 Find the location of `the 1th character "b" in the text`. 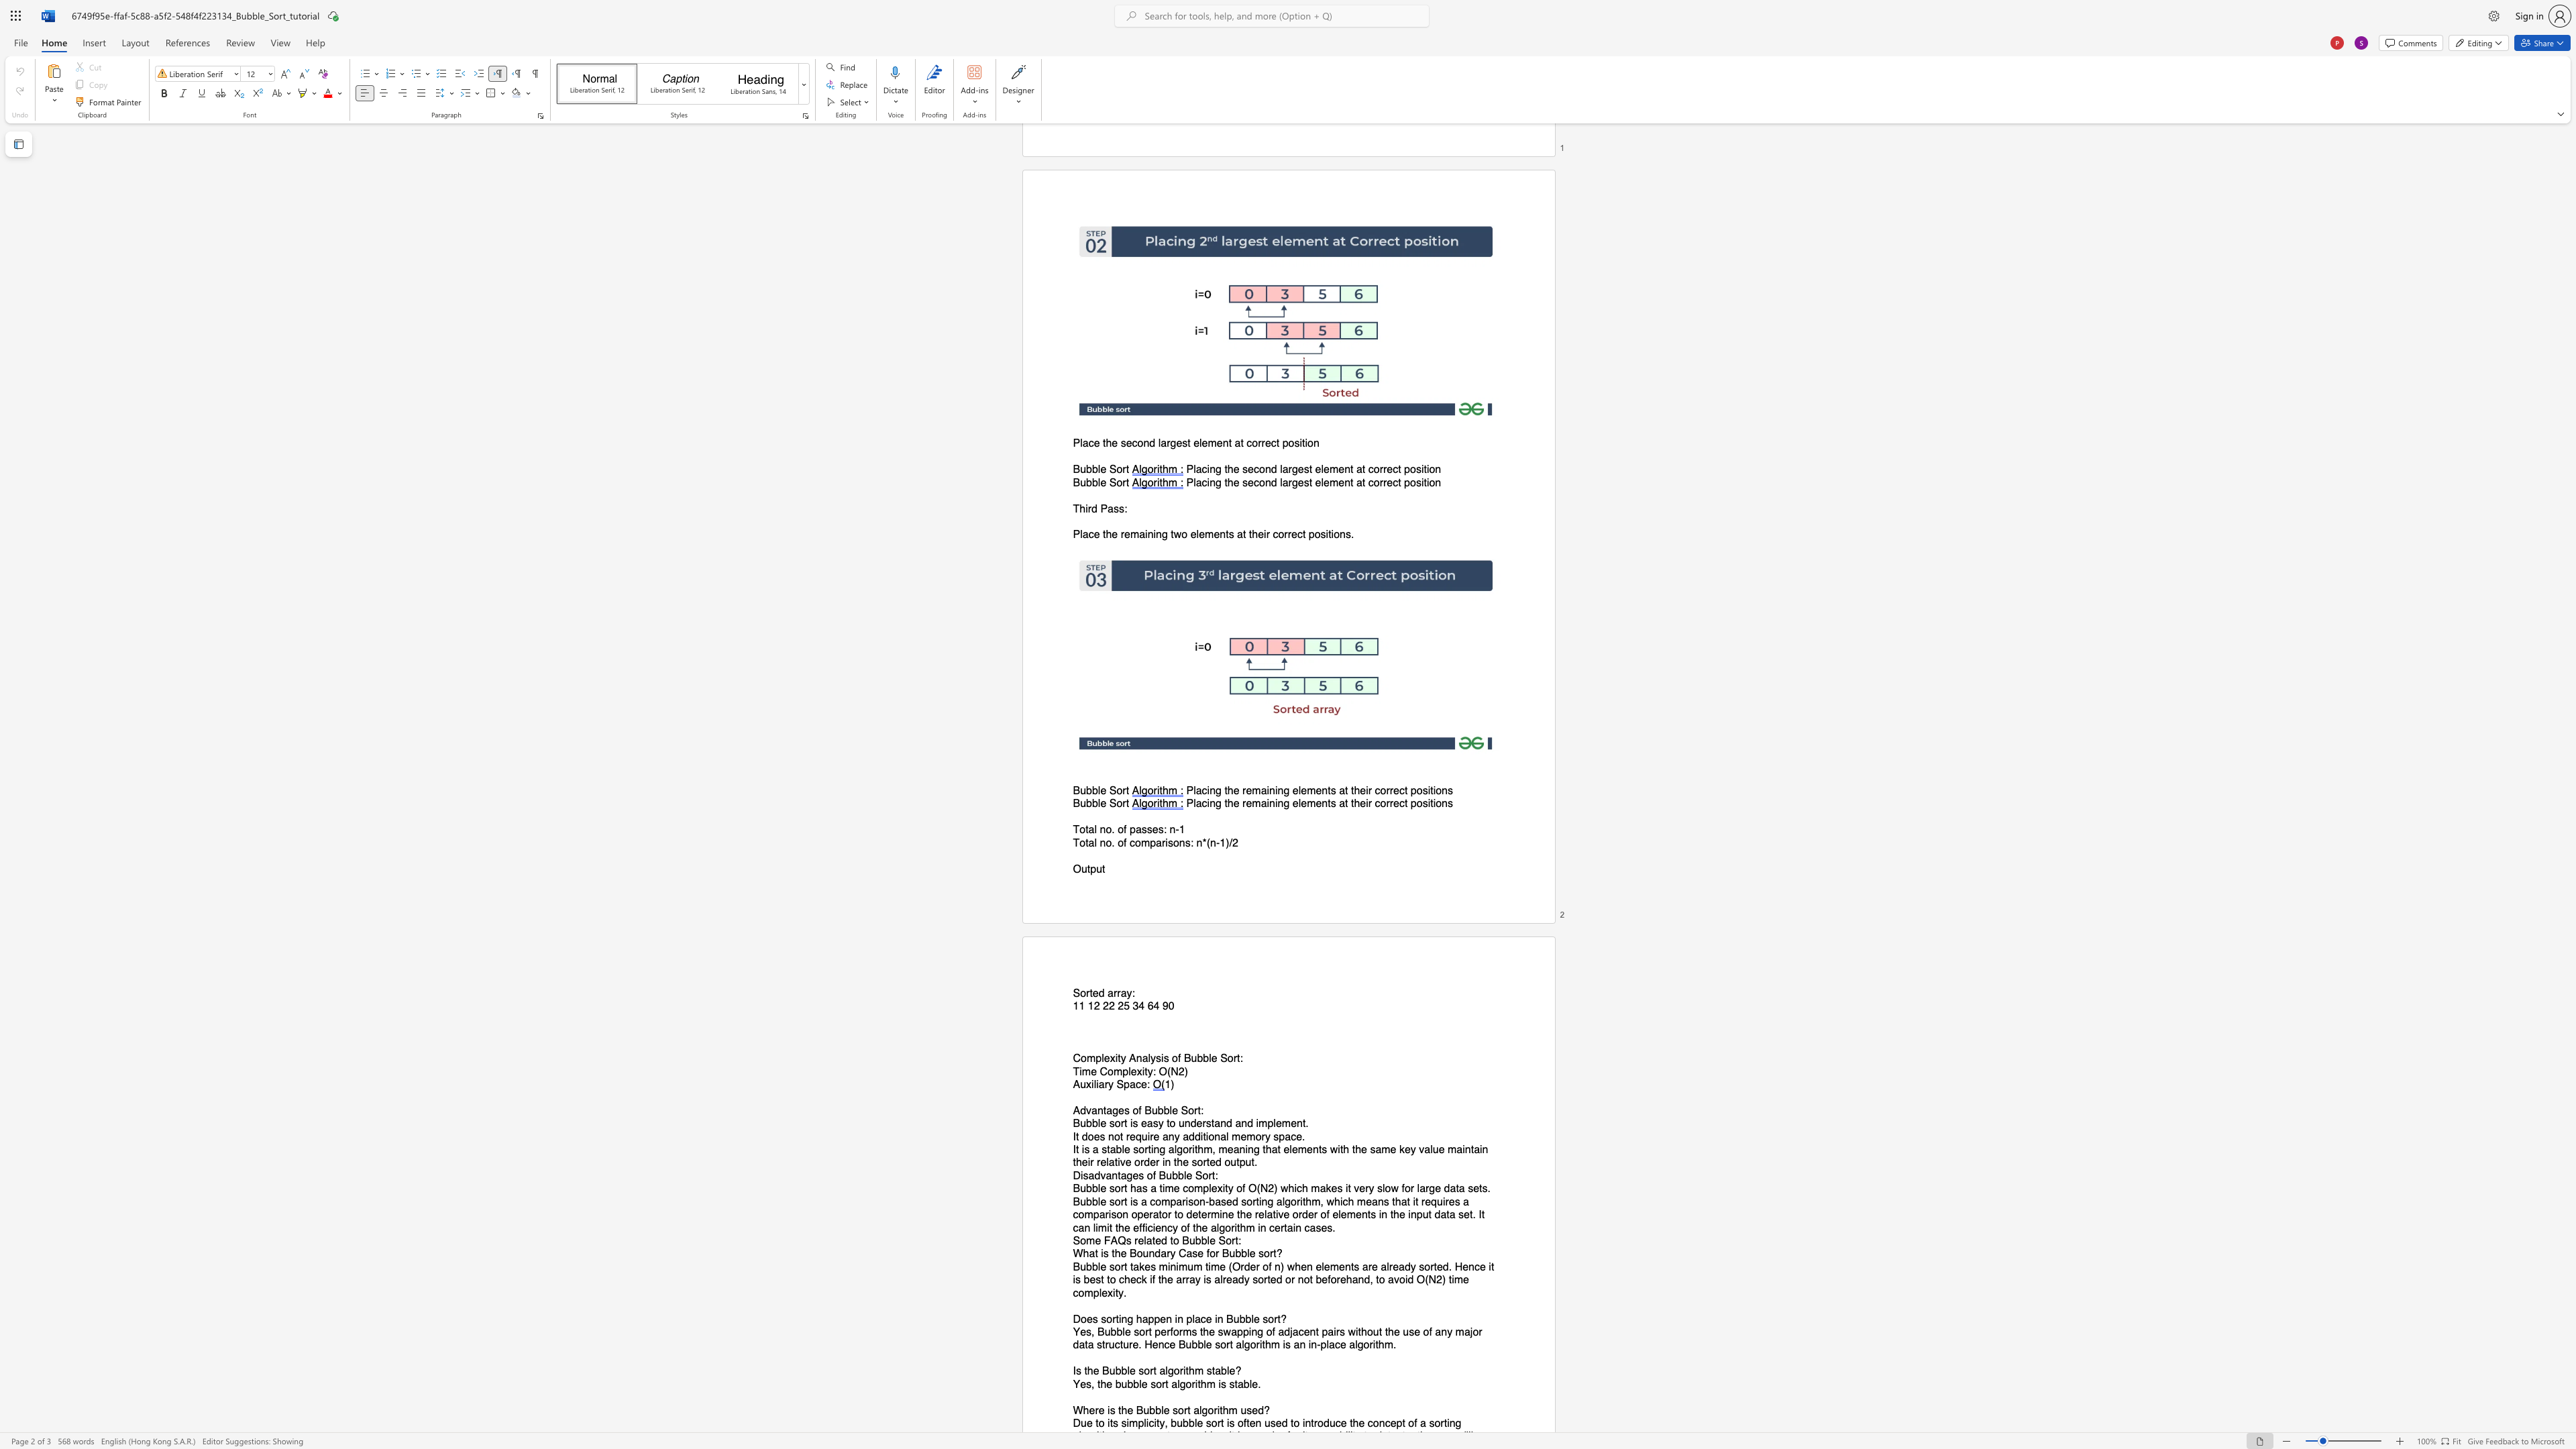

the 1th character "b" in the text is located at coordinates (1173, 1175).